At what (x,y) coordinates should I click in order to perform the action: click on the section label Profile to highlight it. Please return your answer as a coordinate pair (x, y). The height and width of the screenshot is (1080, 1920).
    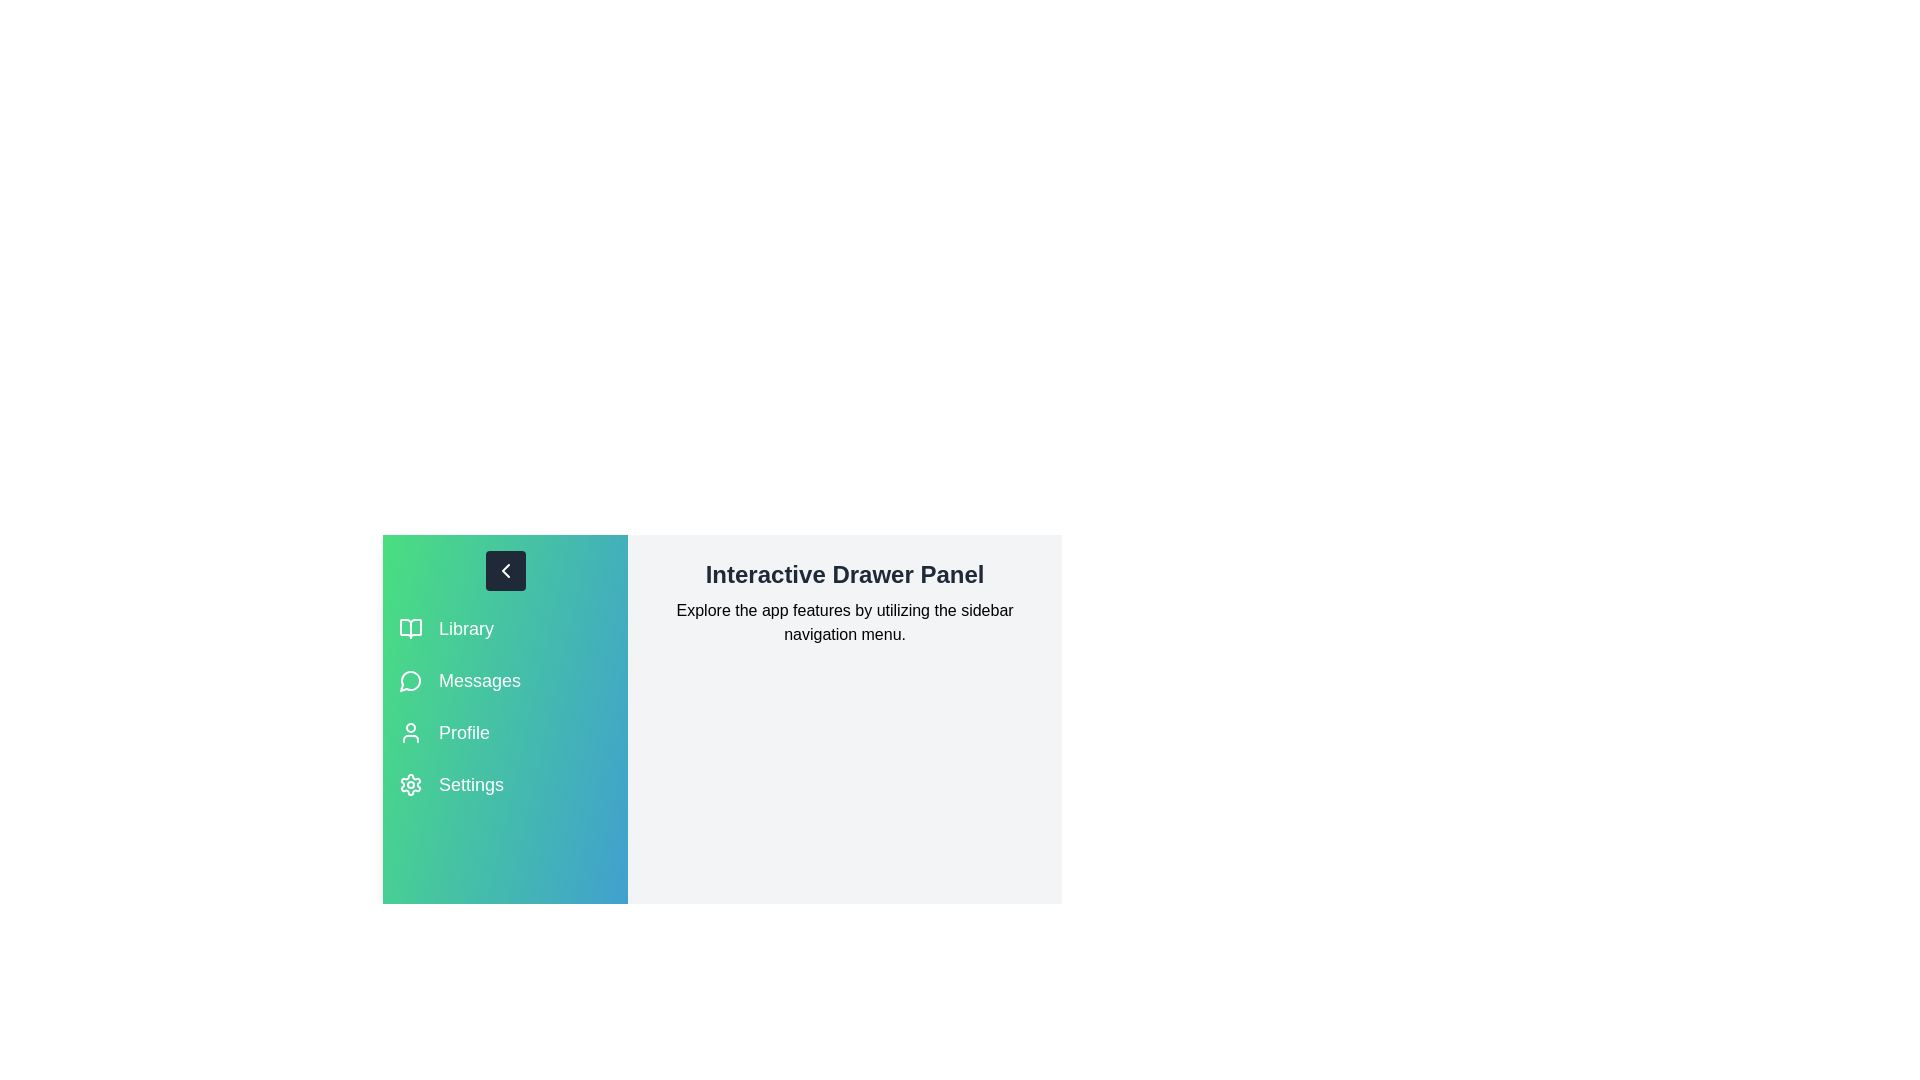
    Looking at the image, I should click on (463, 732).